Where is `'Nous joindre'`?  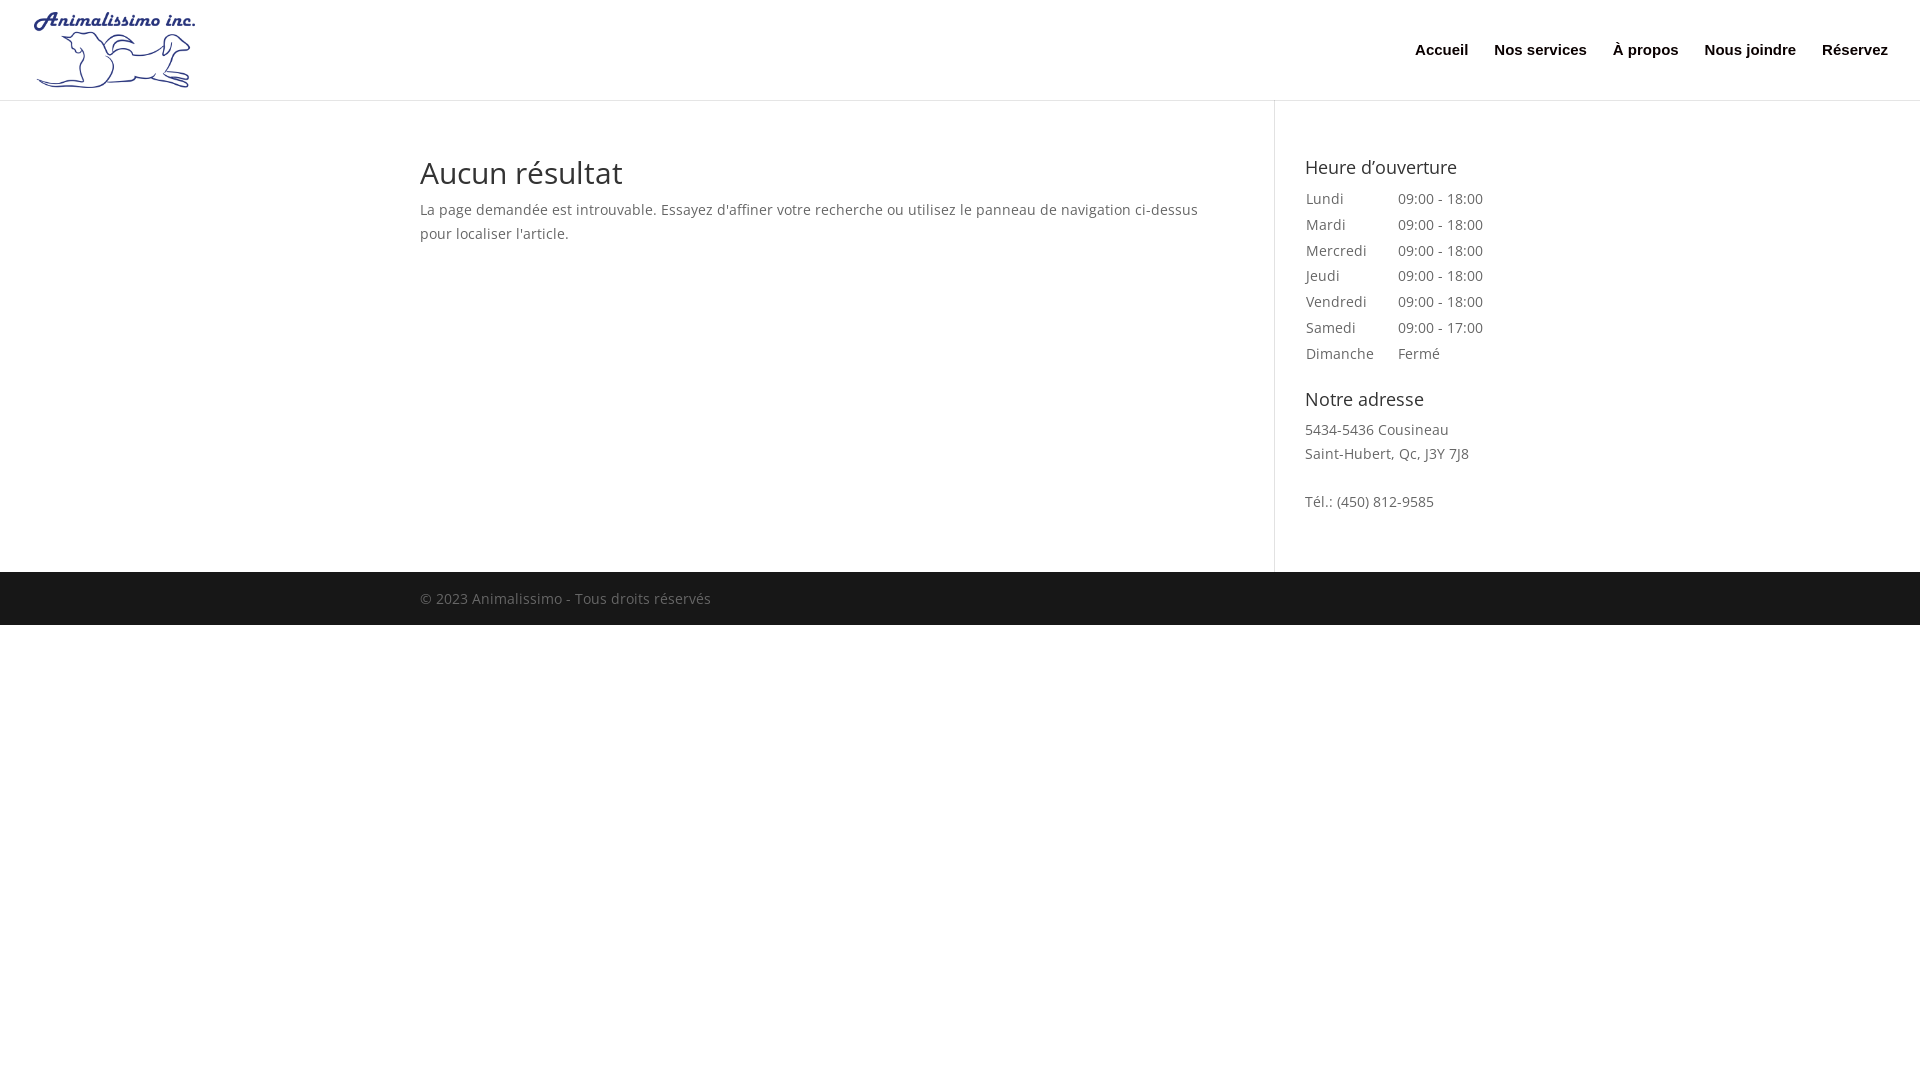 'Nous joindre' is located at coordinates (1750, 70).